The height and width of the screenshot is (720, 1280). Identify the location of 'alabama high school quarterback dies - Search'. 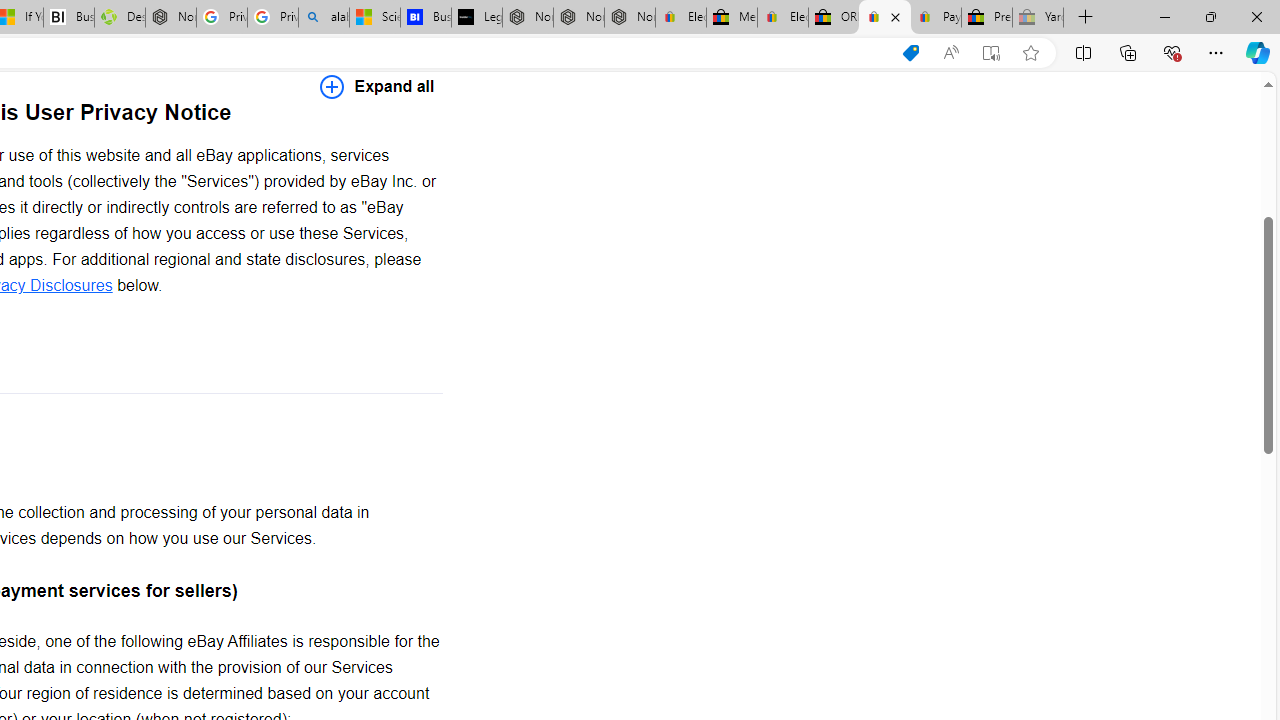
(324, 17).